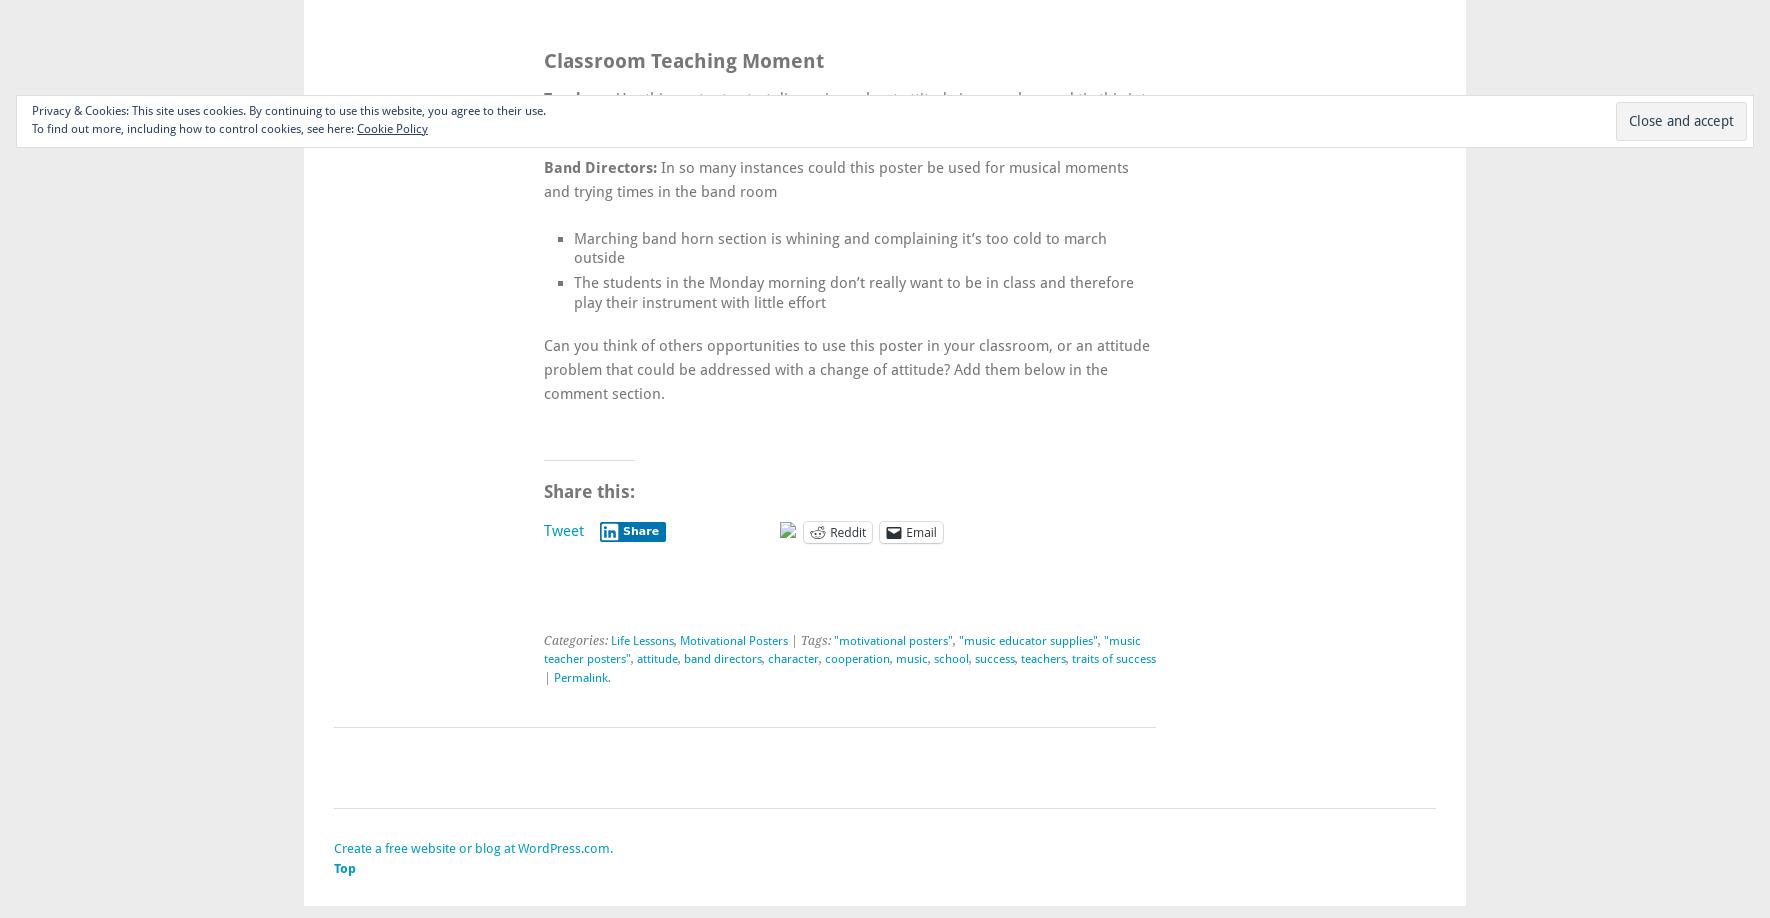  I want to click on 'To find out more, including how to control cookies, see here:', so click(194, 127).